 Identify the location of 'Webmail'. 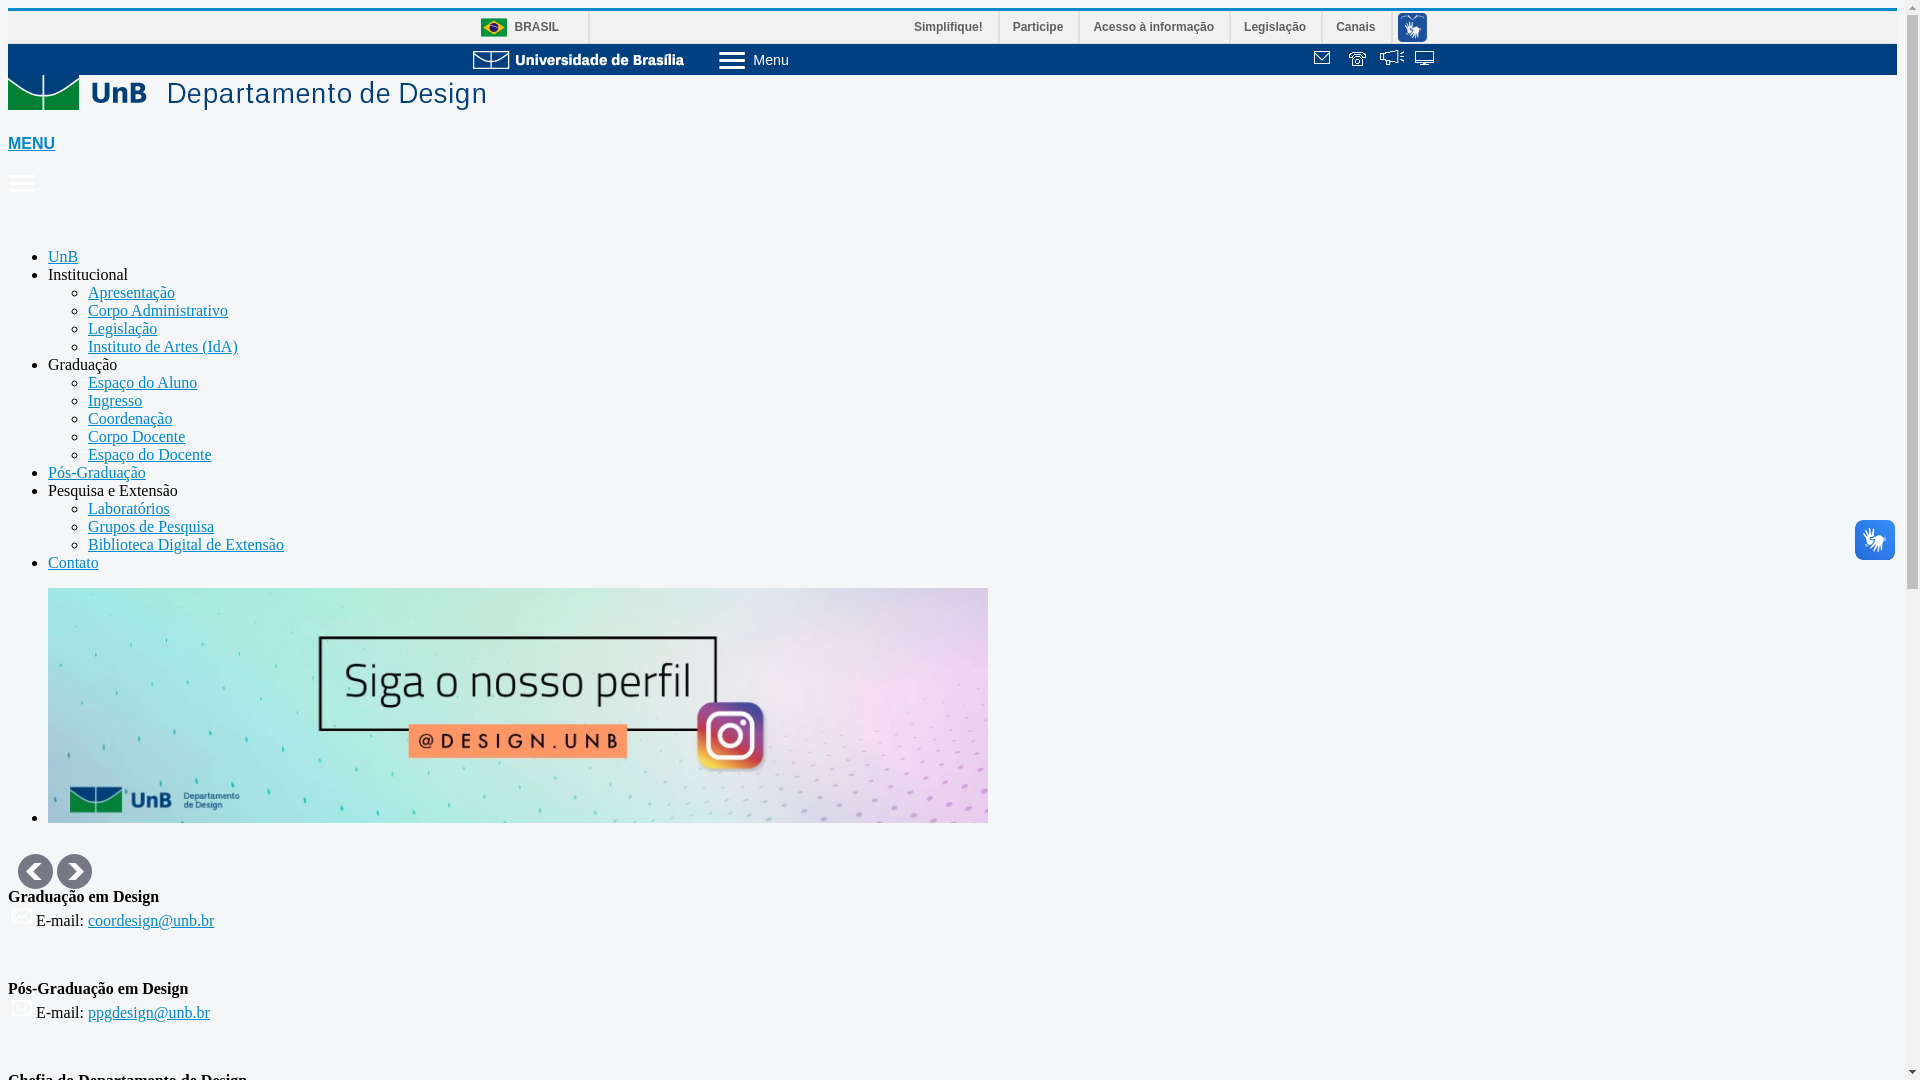
(1324, 59).